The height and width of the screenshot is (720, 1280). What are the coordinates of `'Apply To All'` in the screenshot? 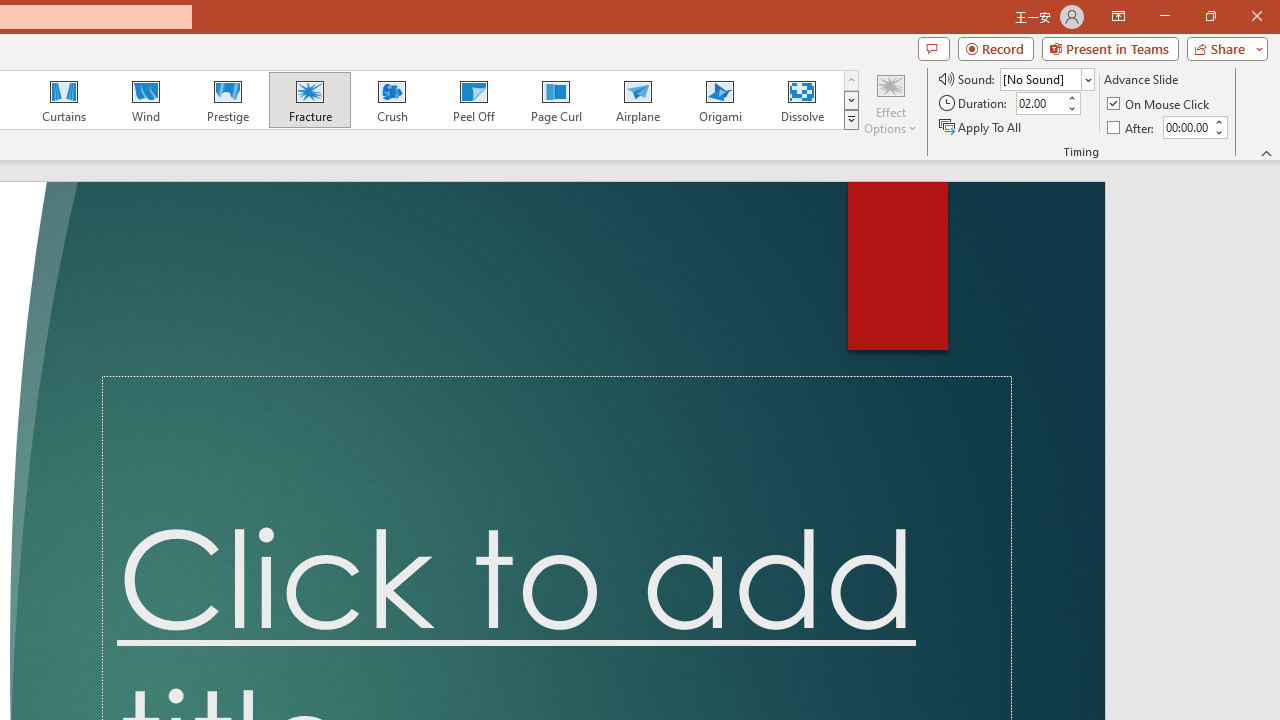 It's located at (981, 127).